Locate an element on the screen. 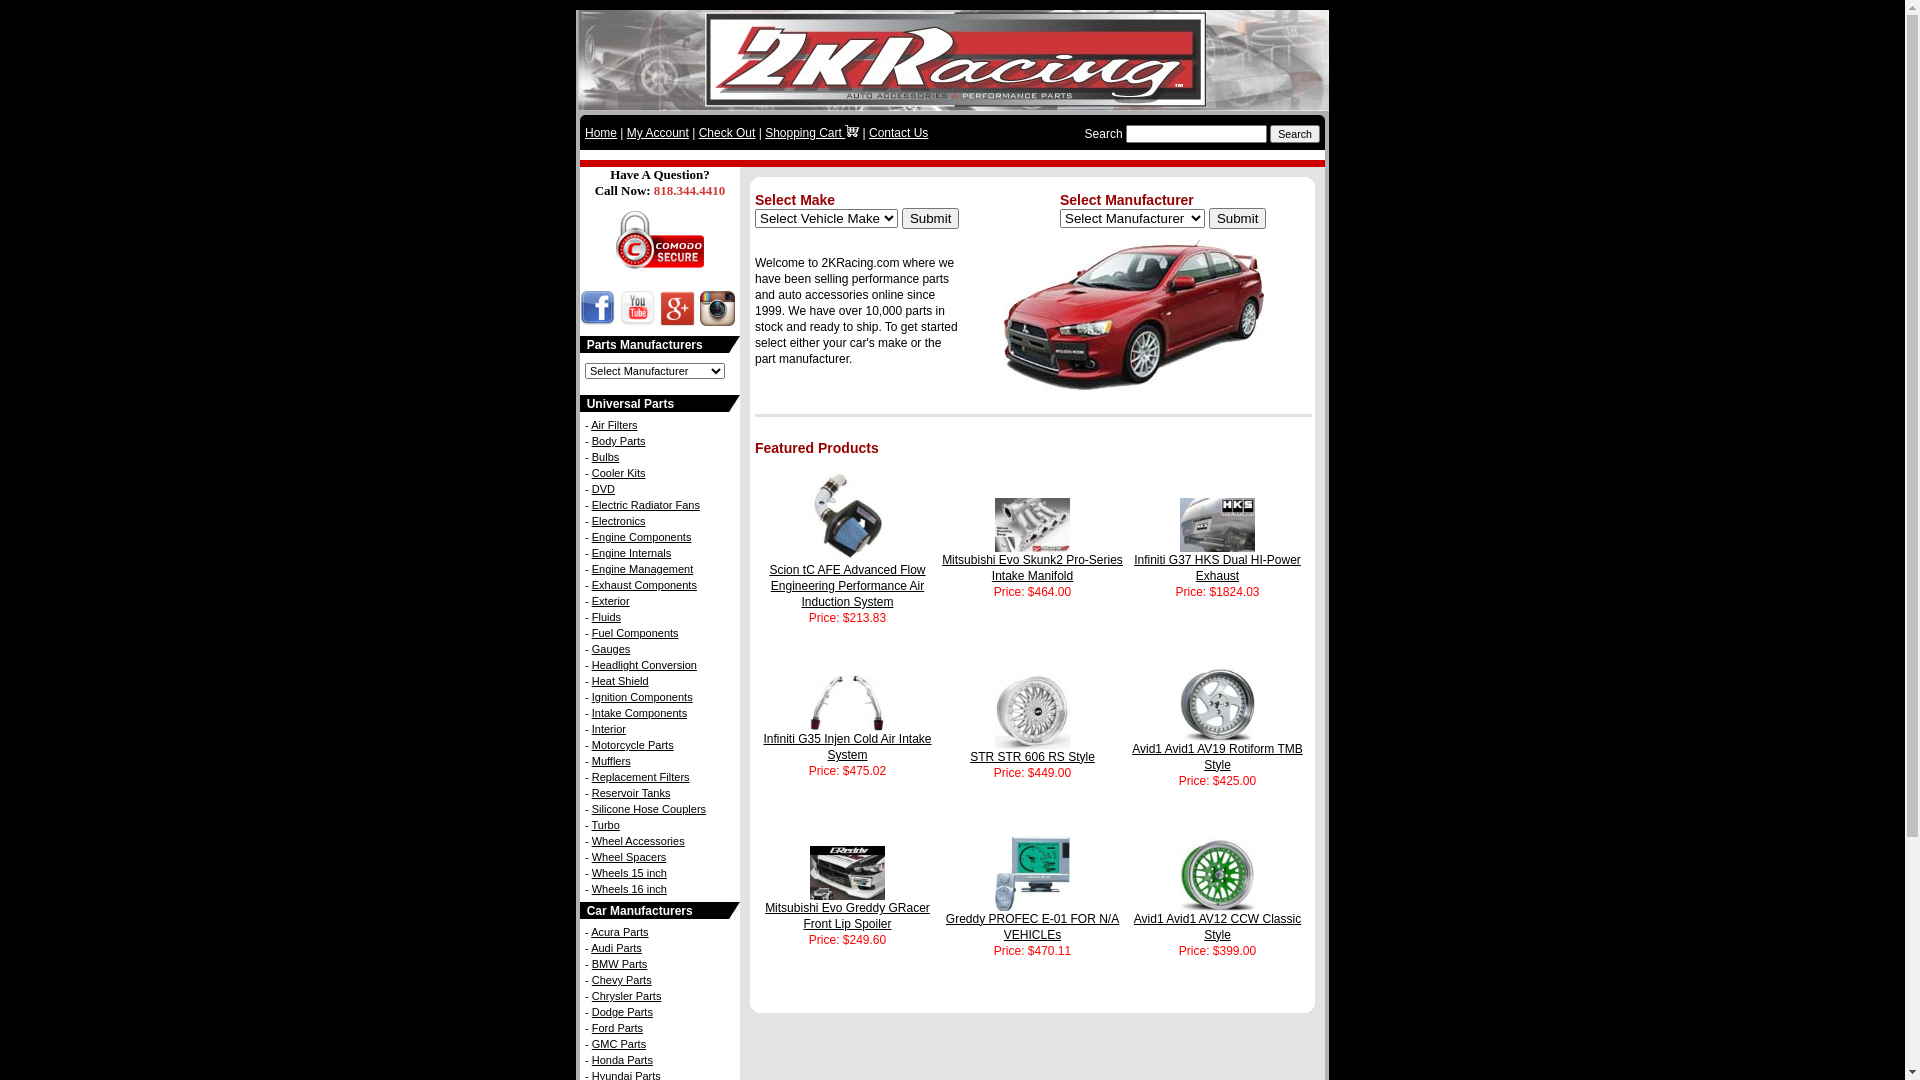 This screenshot has width=1920, height=1080. 'Ignition Components' is located at coordinates (642, 696).